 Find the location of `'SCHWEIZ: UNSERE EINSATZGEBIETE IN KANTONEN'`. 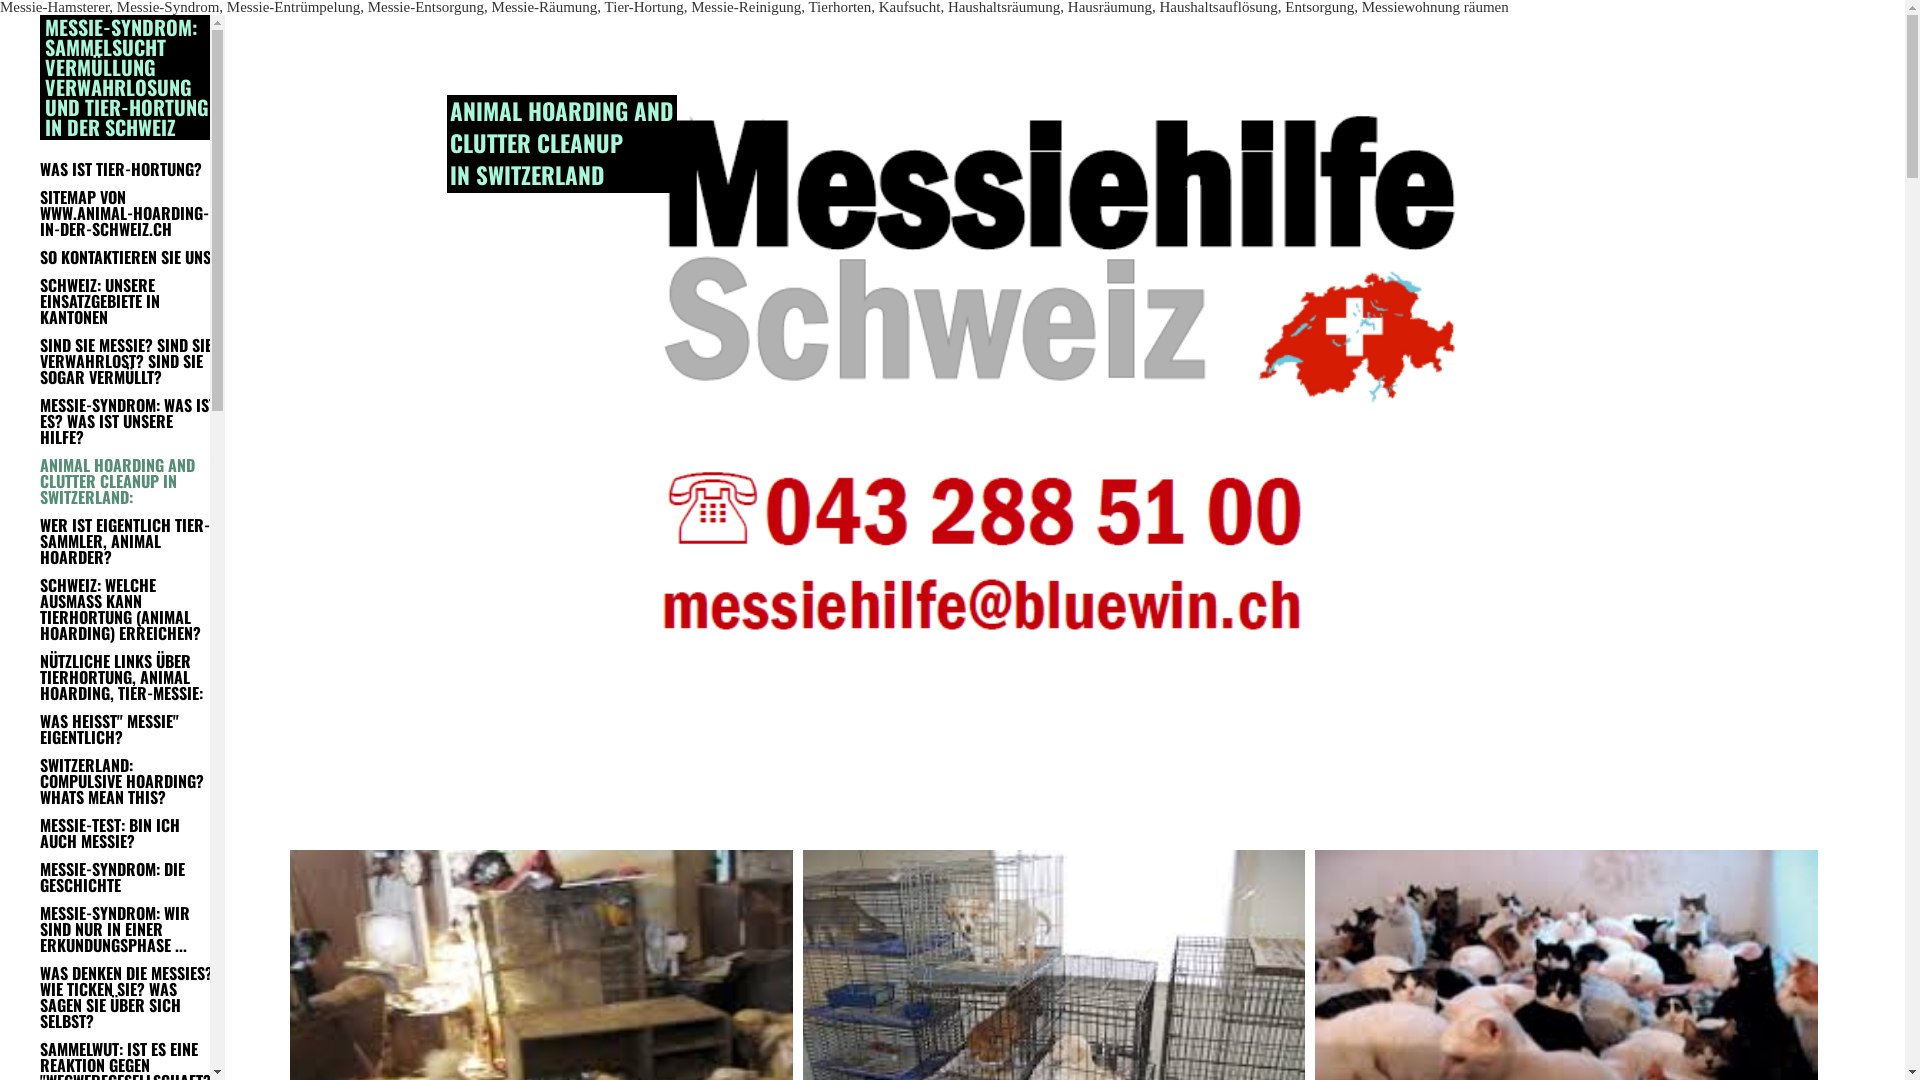

'SCHWEIZ: UNSERE EINSATZGEBIETE IN KANTONEN' is located at coordinates (127, 300).